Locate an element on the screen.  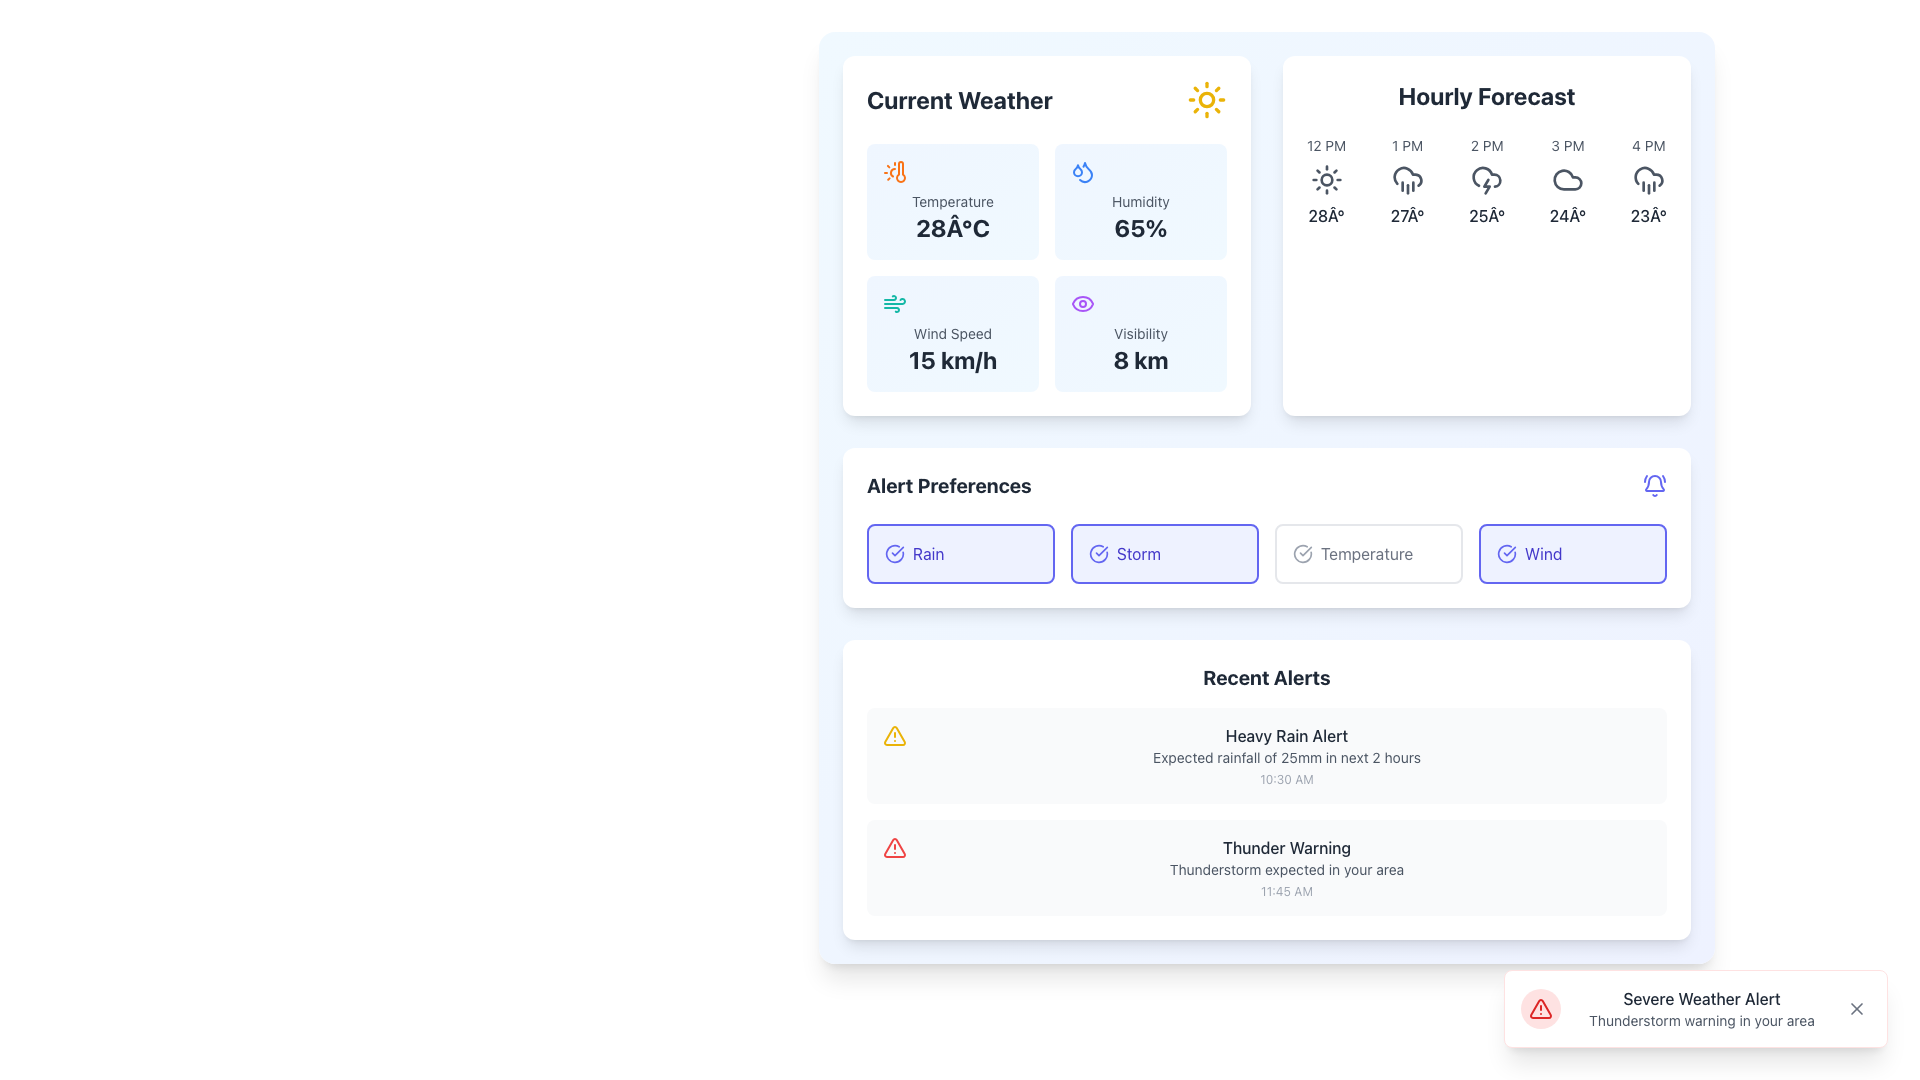
the weather icon that indicates rain in the 'Hourly Forecast' panel under the '1 PM' column is located at coordinates (1406, 180).